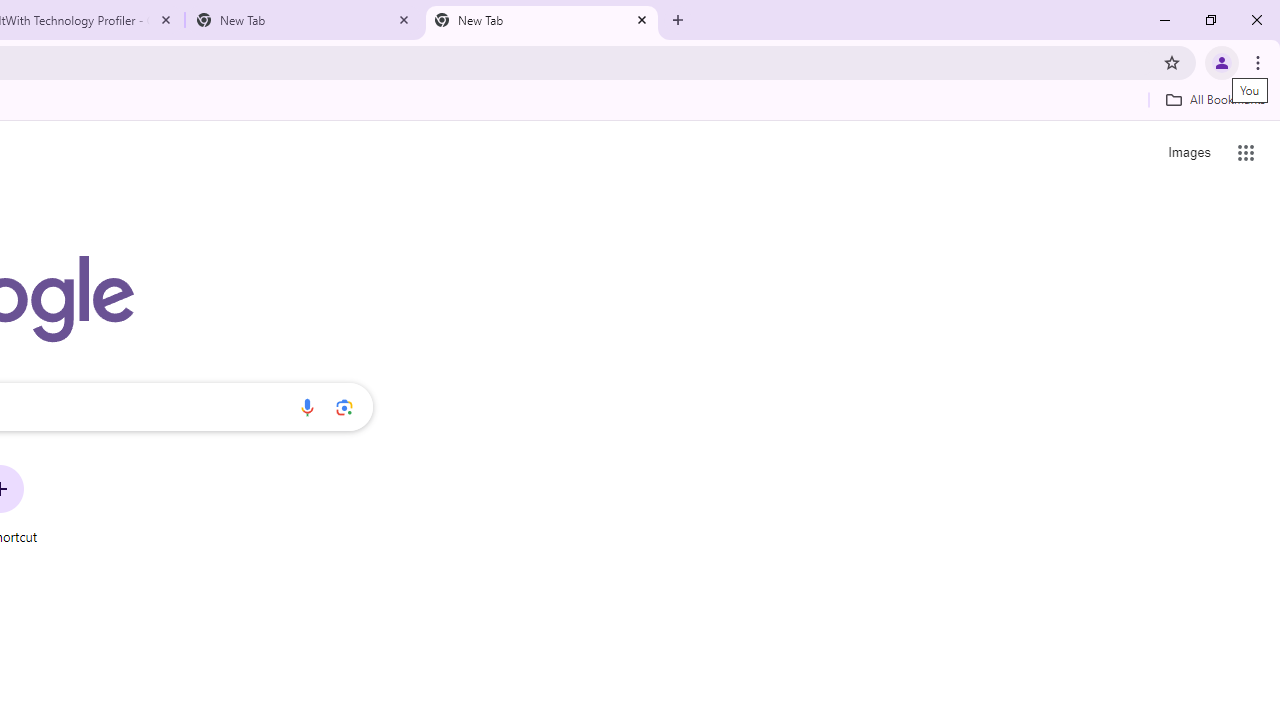 This screenshot has height=720, width=1280. Describe the element at coordinates (303, 20) in the screenshot. I see `'New Tab'` at that location.